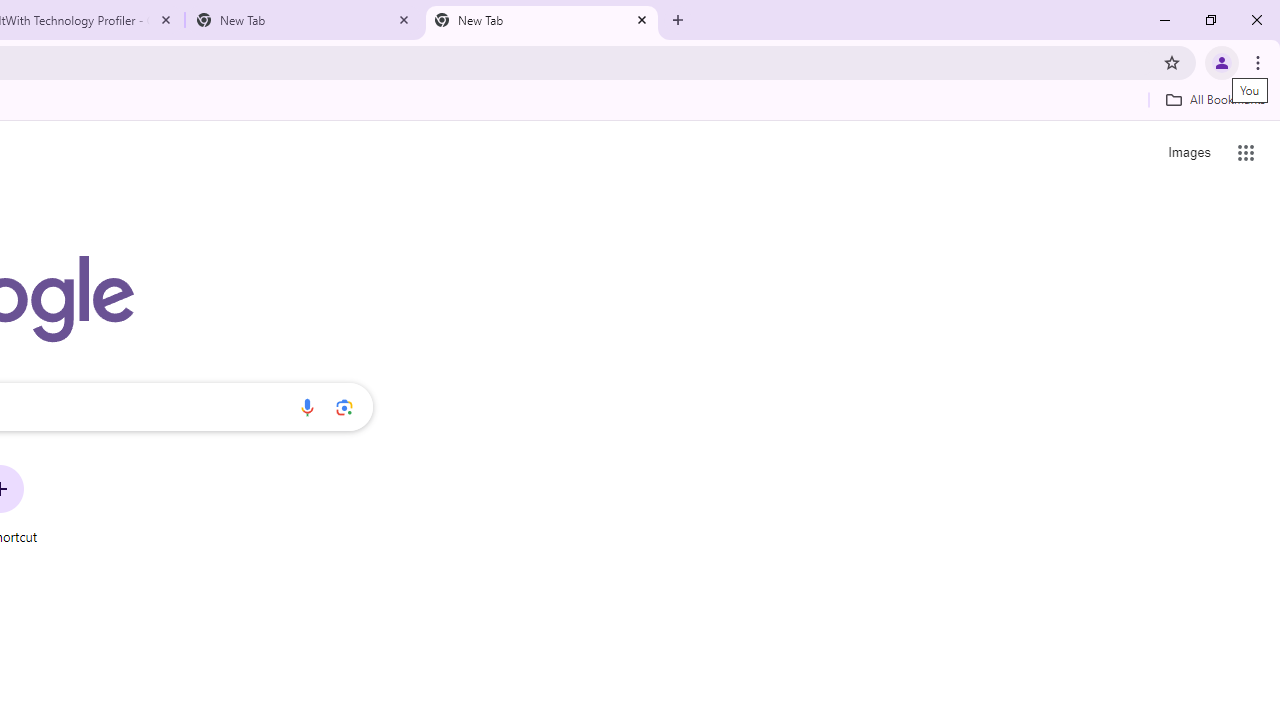 This screenshot has height=720, width=1280. Describe the element at coordinates (303, 20) in the screenshot. I see `'New Tab'` at that location.